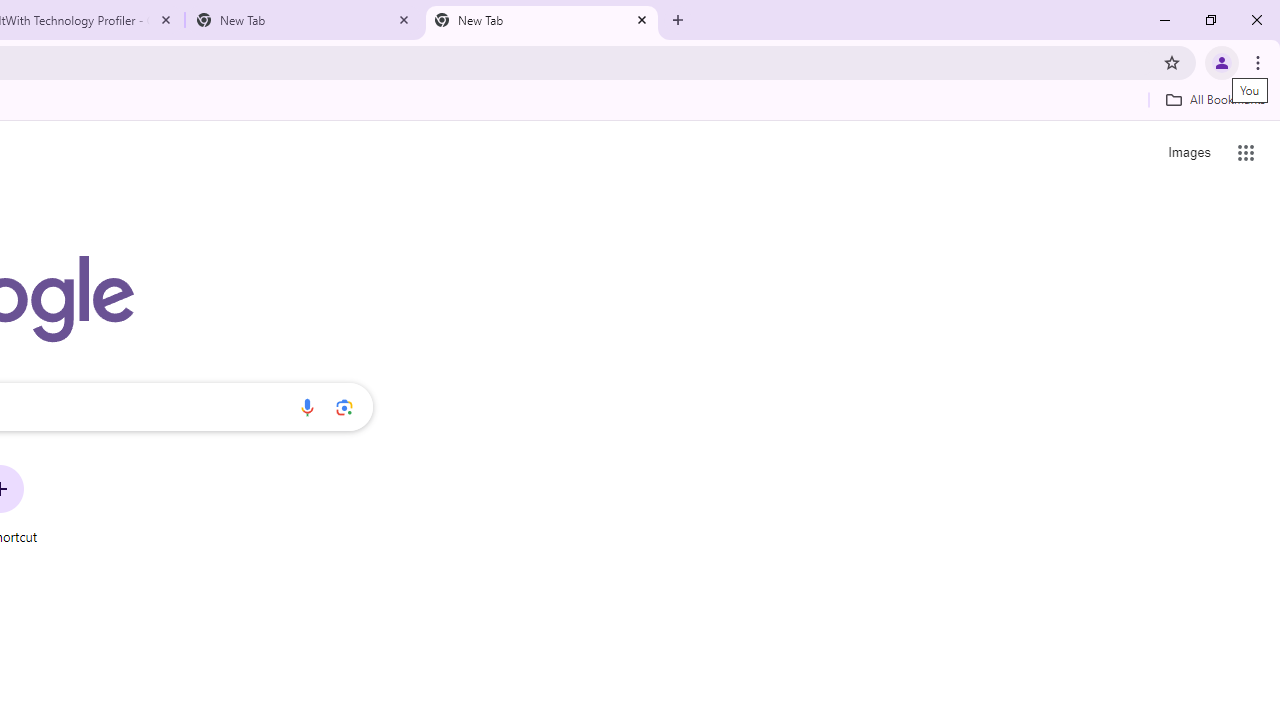 This screenshot has height=720, width=1280. Describe the element at coordinates (303, 20) in the screenshot. I see `'New Tab'` at that location.